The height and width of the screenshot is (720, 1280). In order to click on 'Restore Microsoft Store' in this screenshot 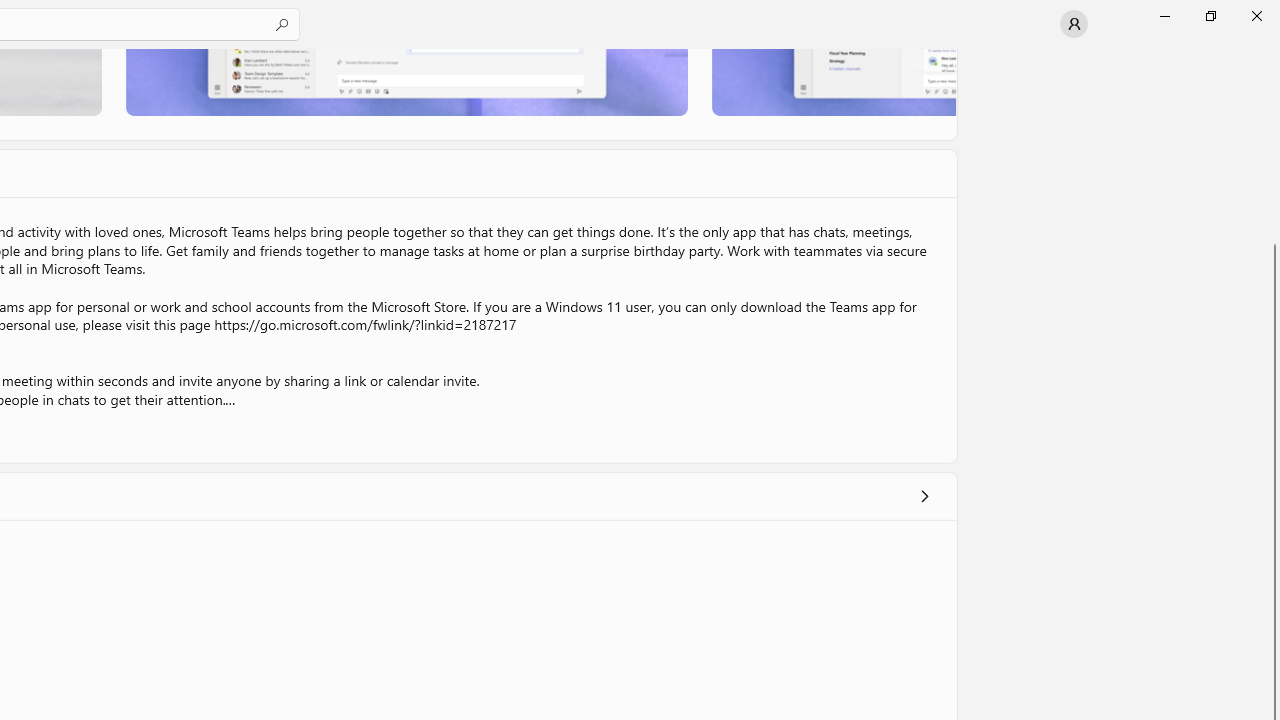, I will do `click(1209, 15)`.